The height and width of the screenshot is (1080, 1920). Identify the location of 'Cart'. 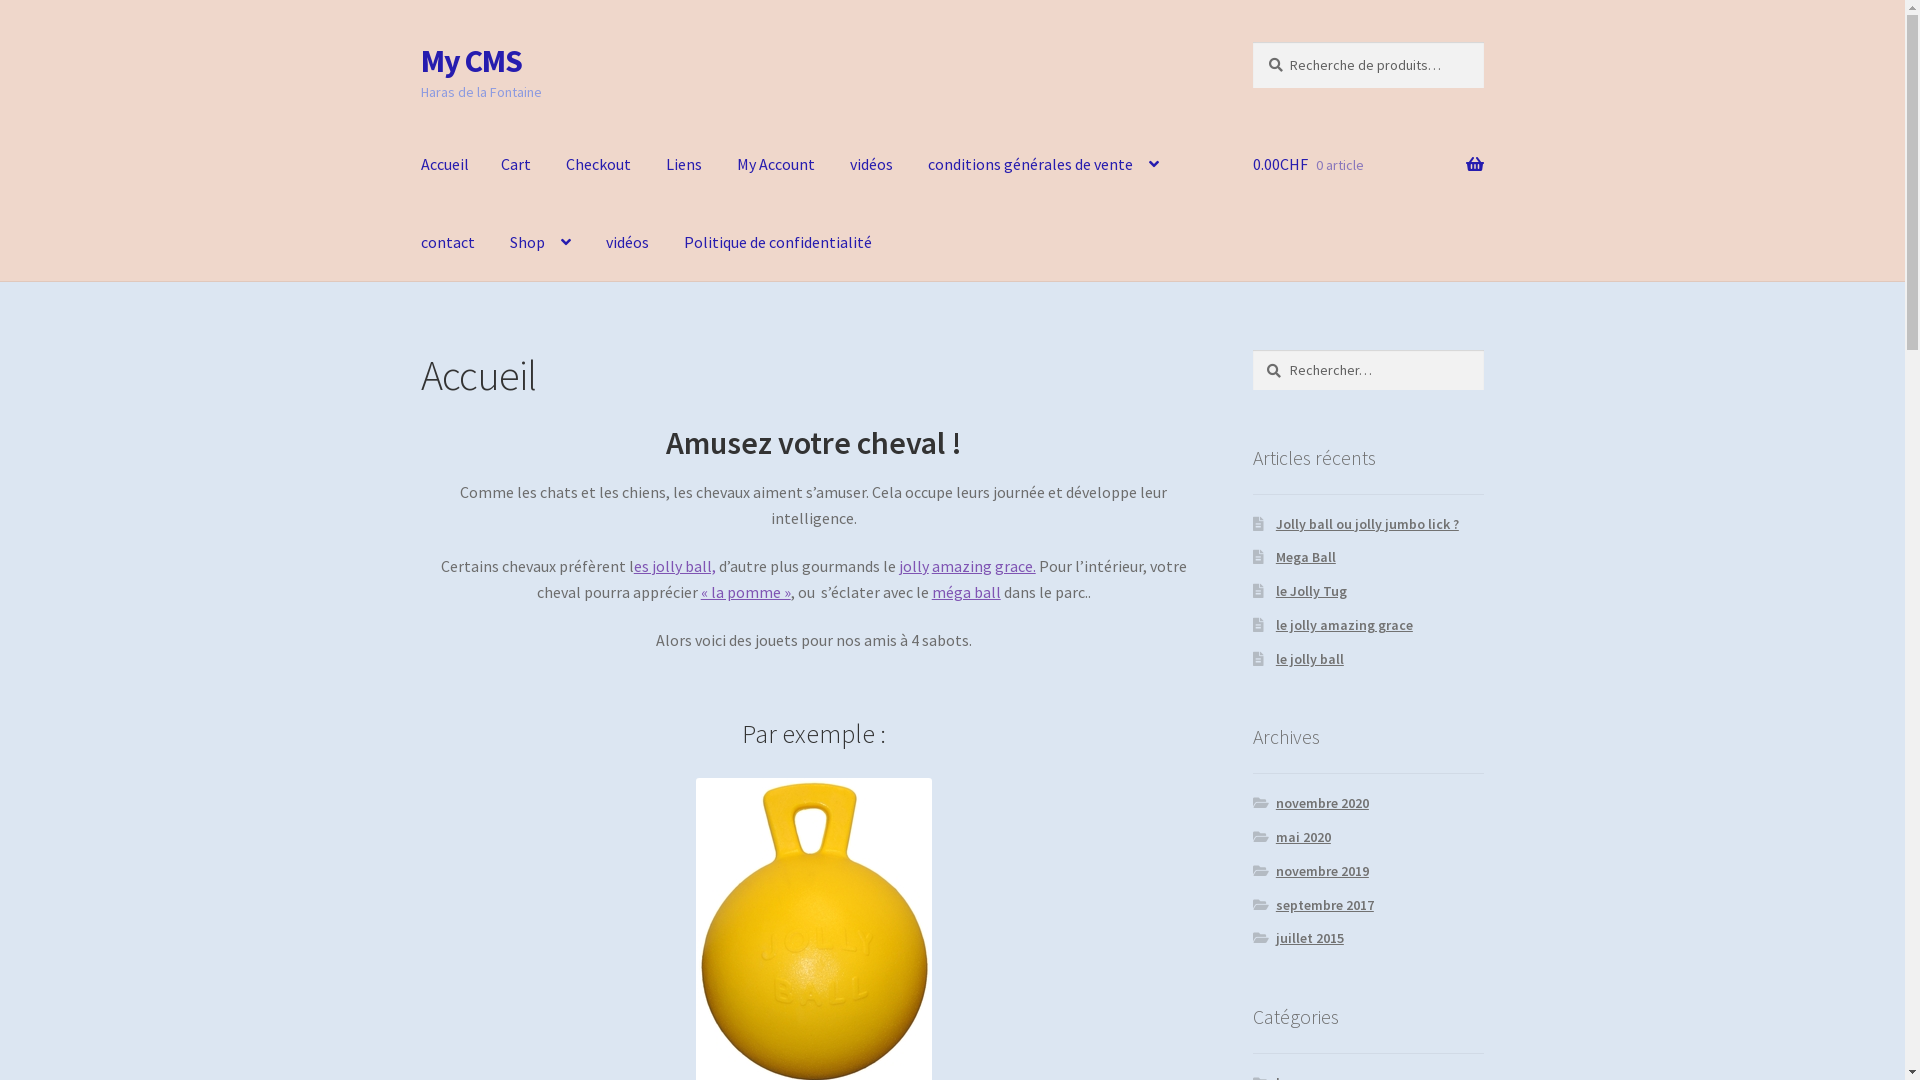
(484, 164).